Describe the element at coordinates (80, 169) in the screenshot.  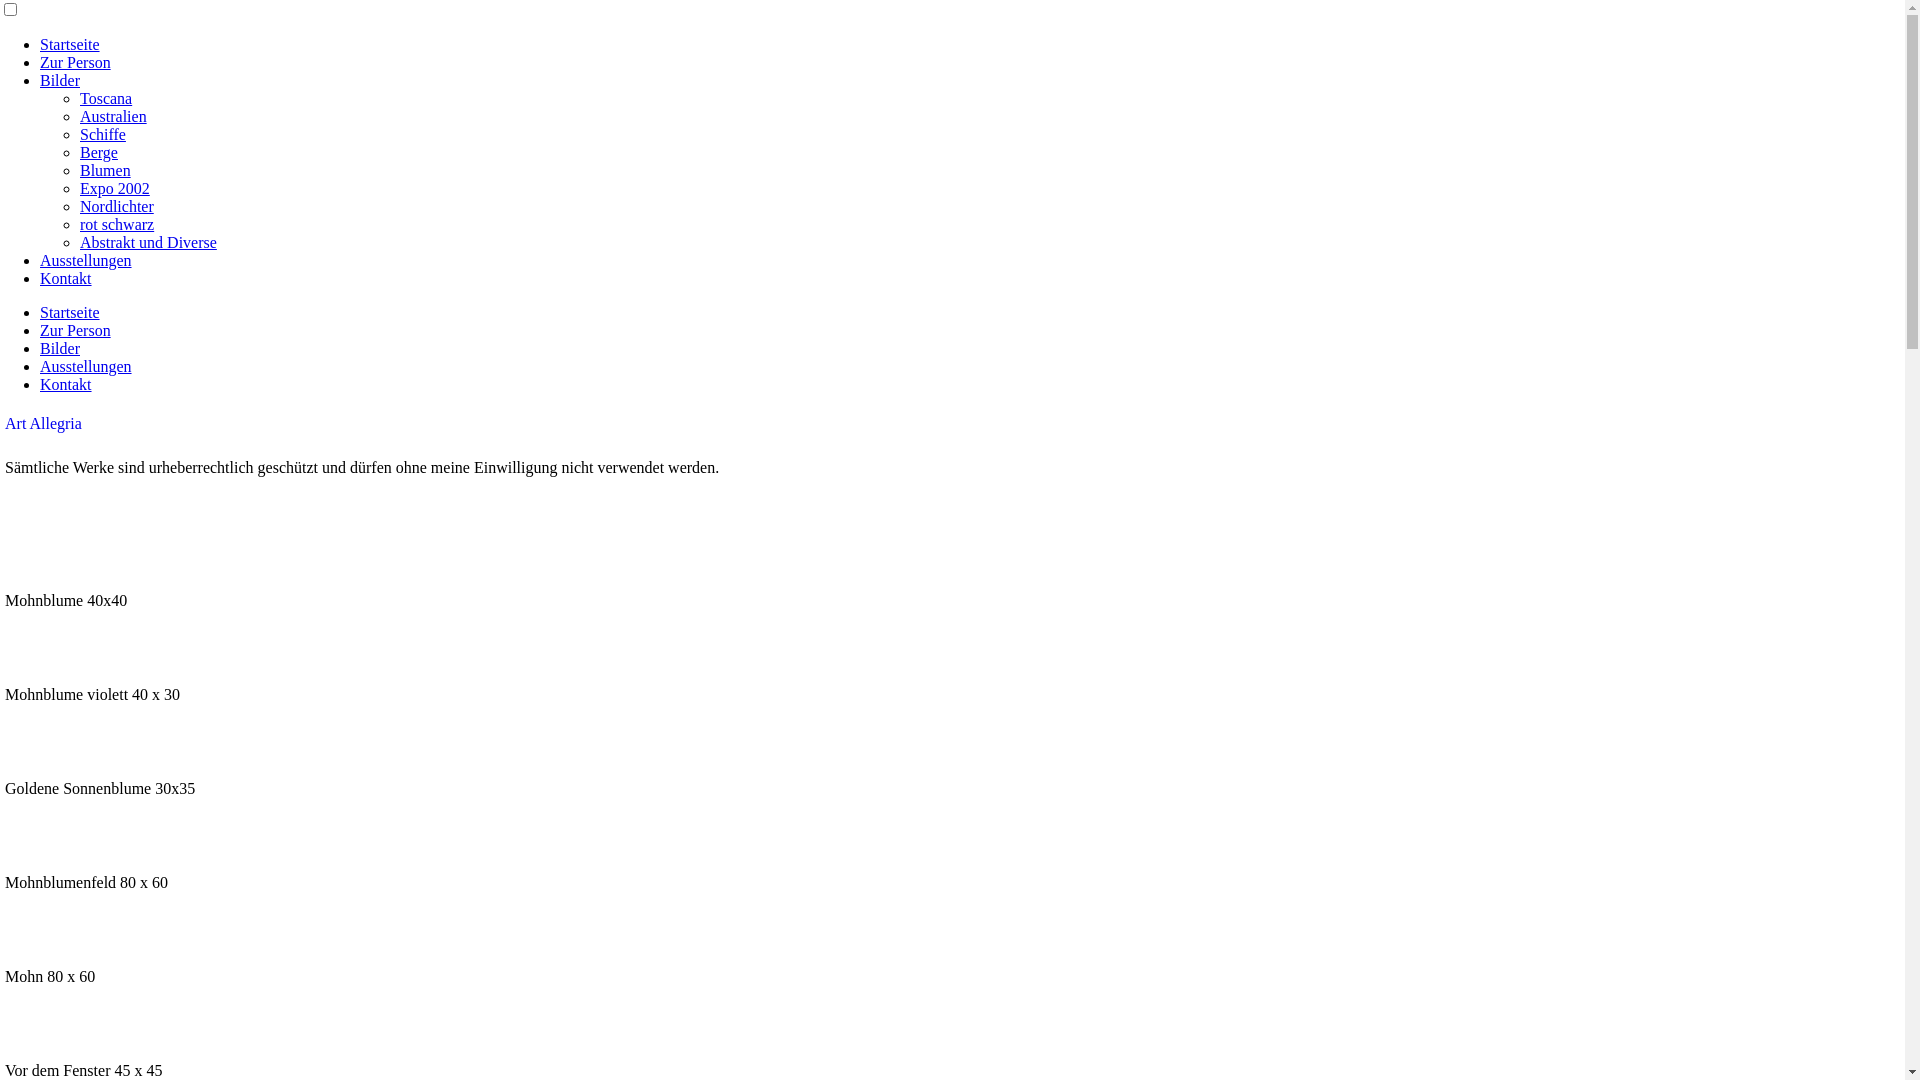
I see `'Blumen'` at that location.